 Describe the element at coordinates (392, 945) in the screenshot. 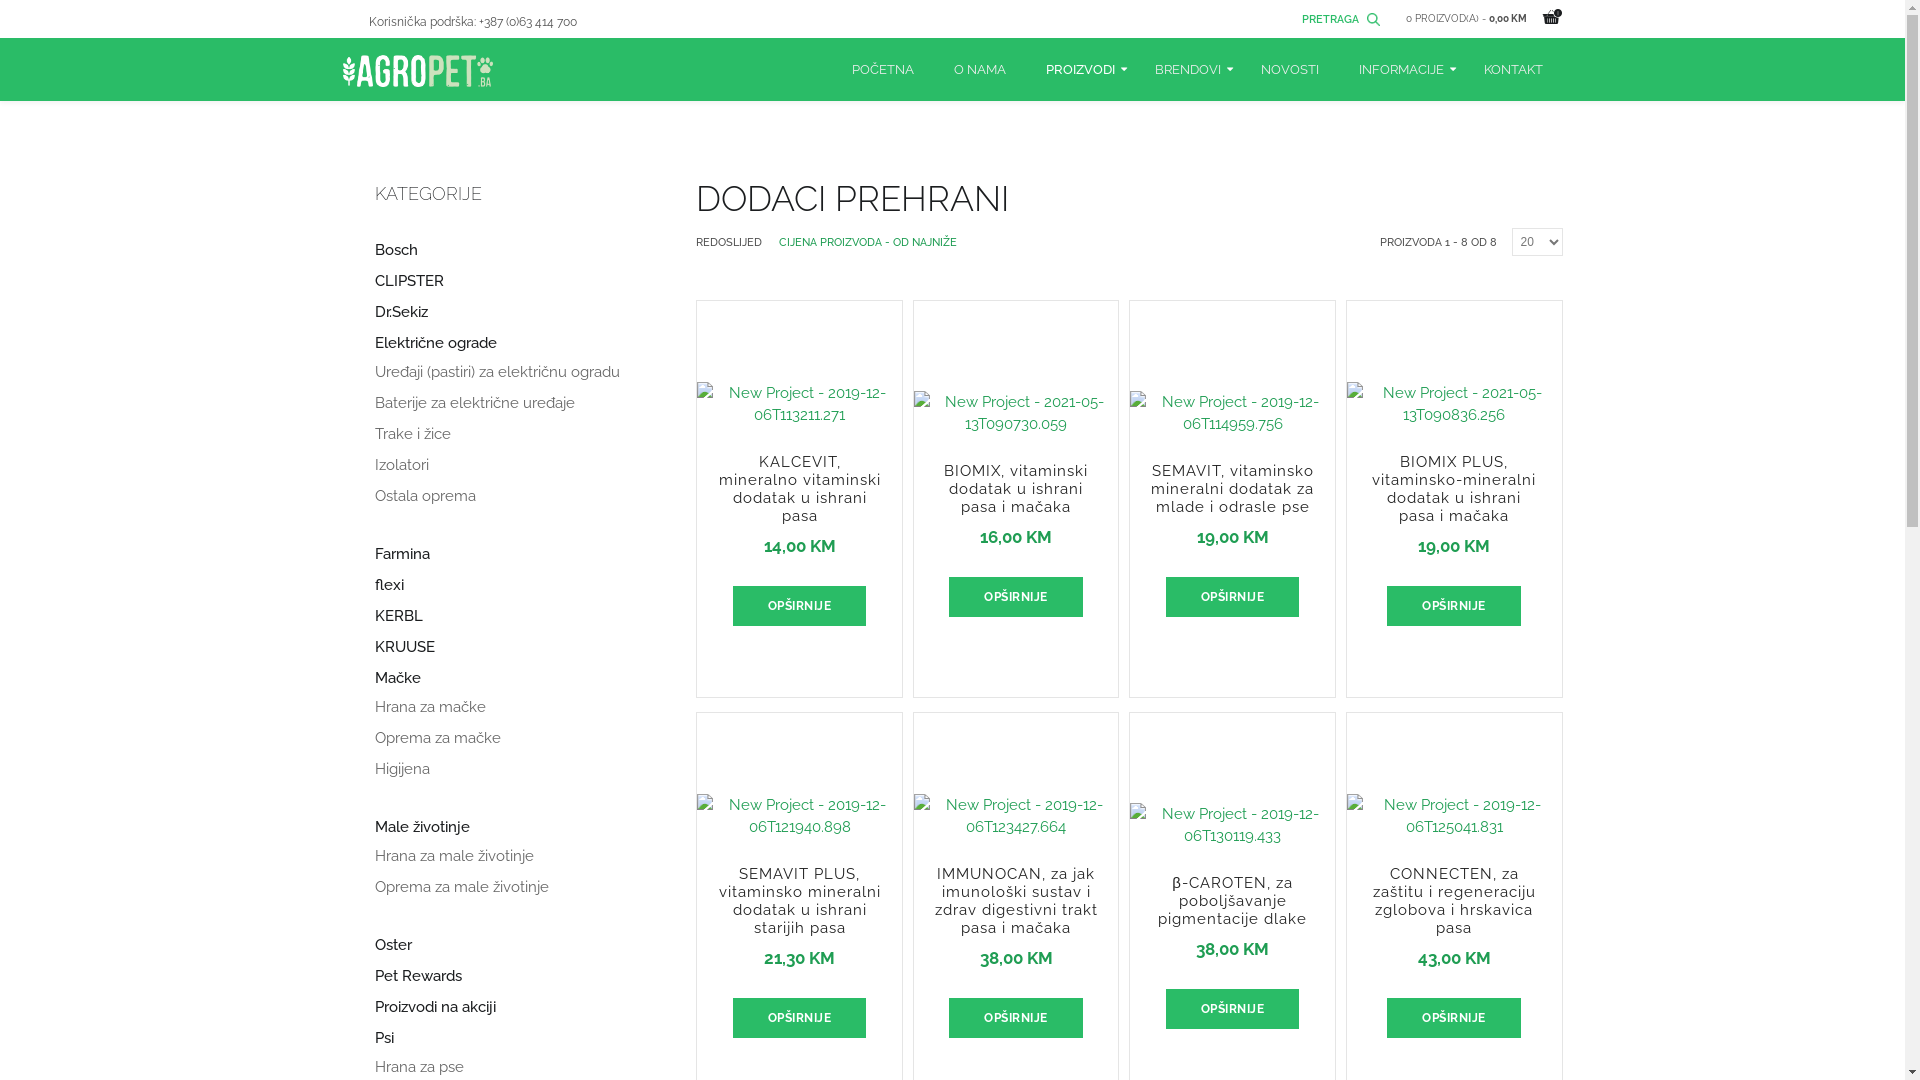

I see `'Oster'` at that location.